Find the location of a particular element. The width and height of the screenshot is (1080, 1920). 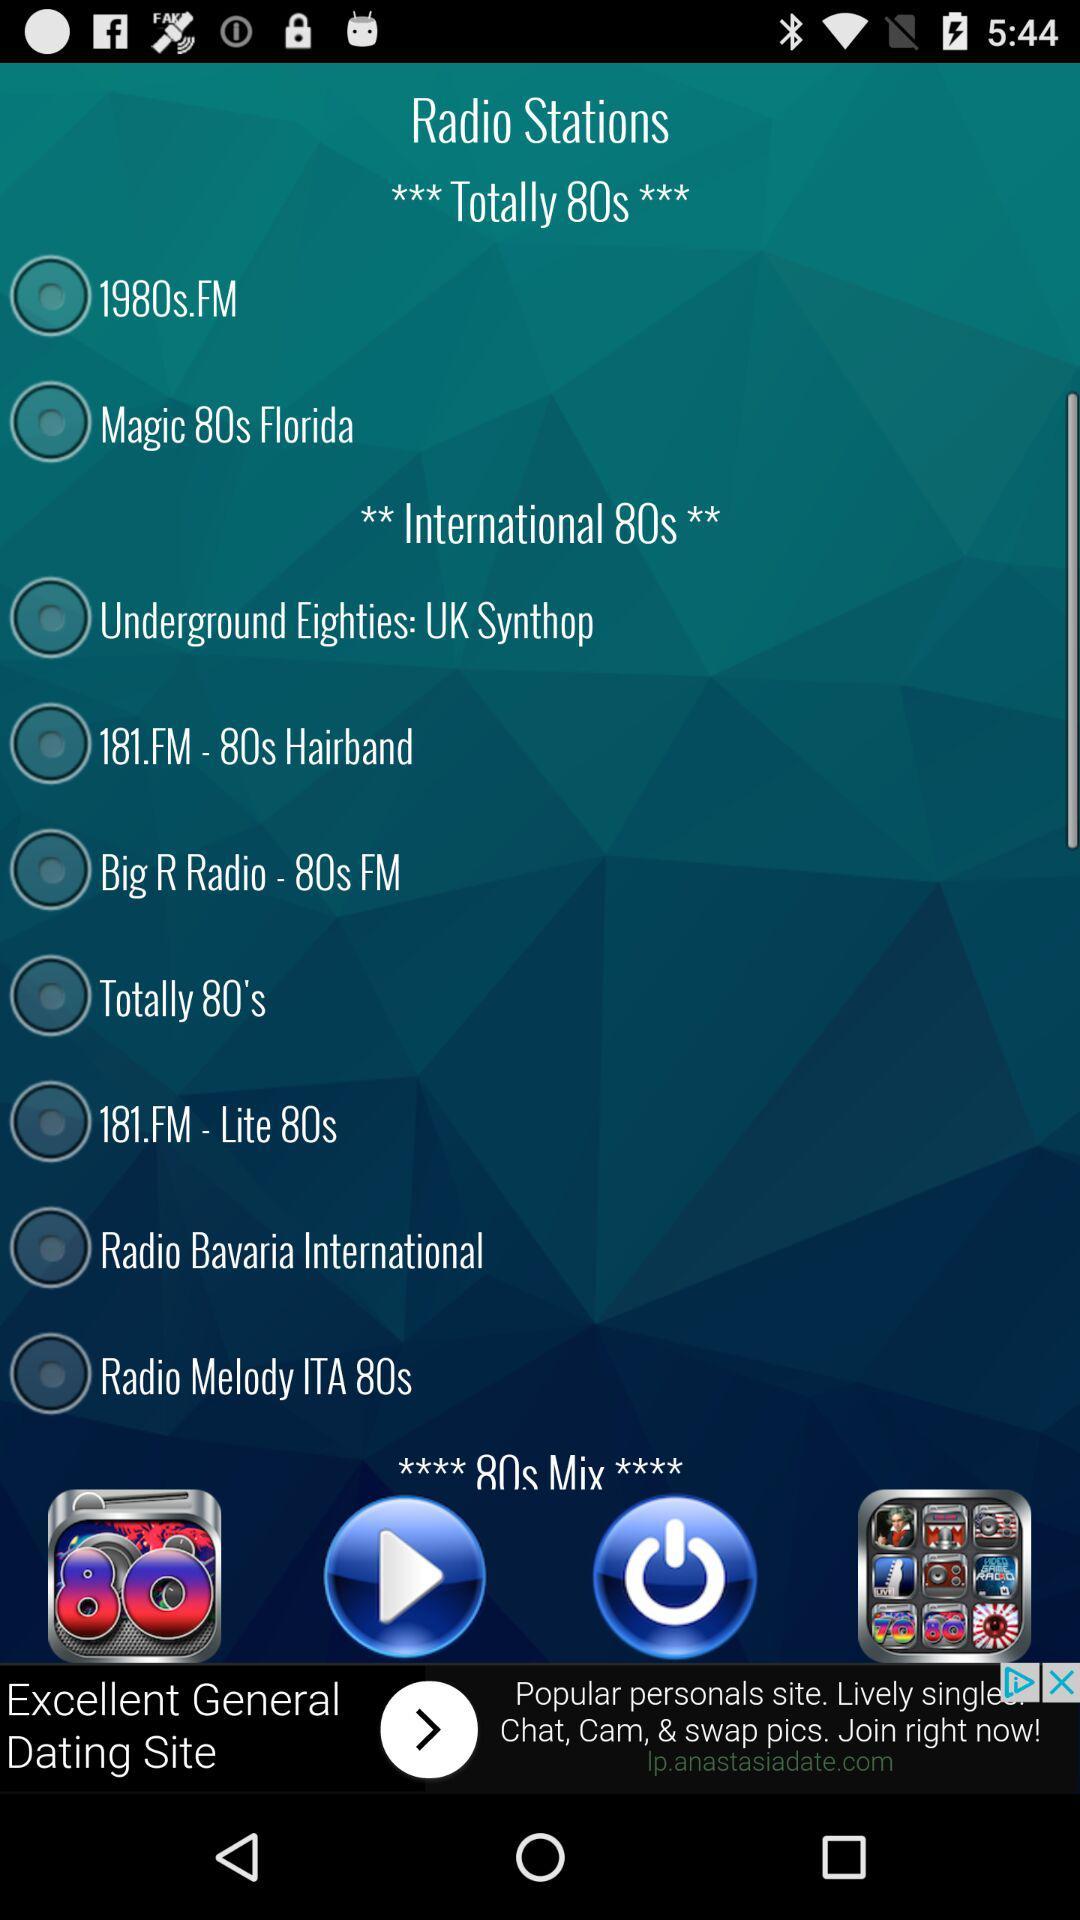

sound is located at coordinates (405, 1575).